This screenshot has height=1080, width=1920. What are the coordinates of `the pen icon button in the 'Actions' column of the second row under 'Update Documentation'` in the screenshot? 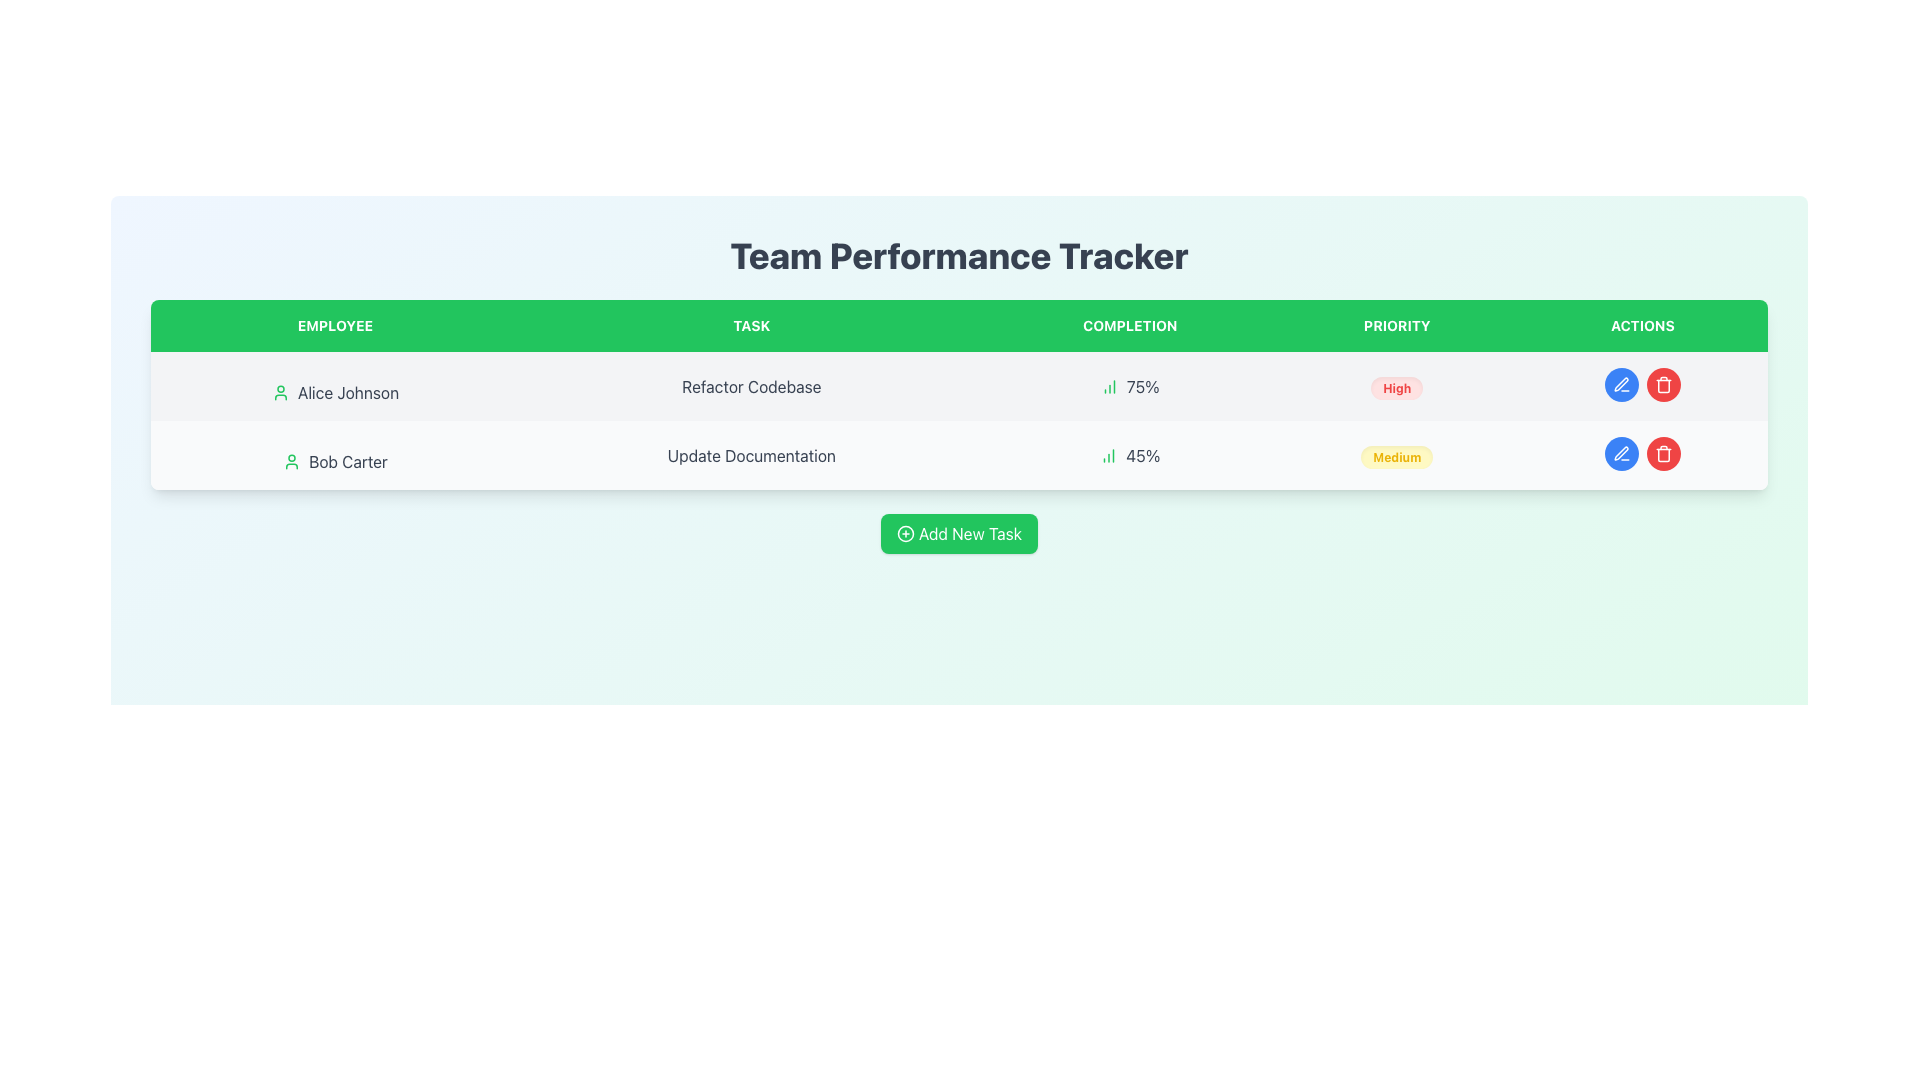 It's located at (1621, 454).